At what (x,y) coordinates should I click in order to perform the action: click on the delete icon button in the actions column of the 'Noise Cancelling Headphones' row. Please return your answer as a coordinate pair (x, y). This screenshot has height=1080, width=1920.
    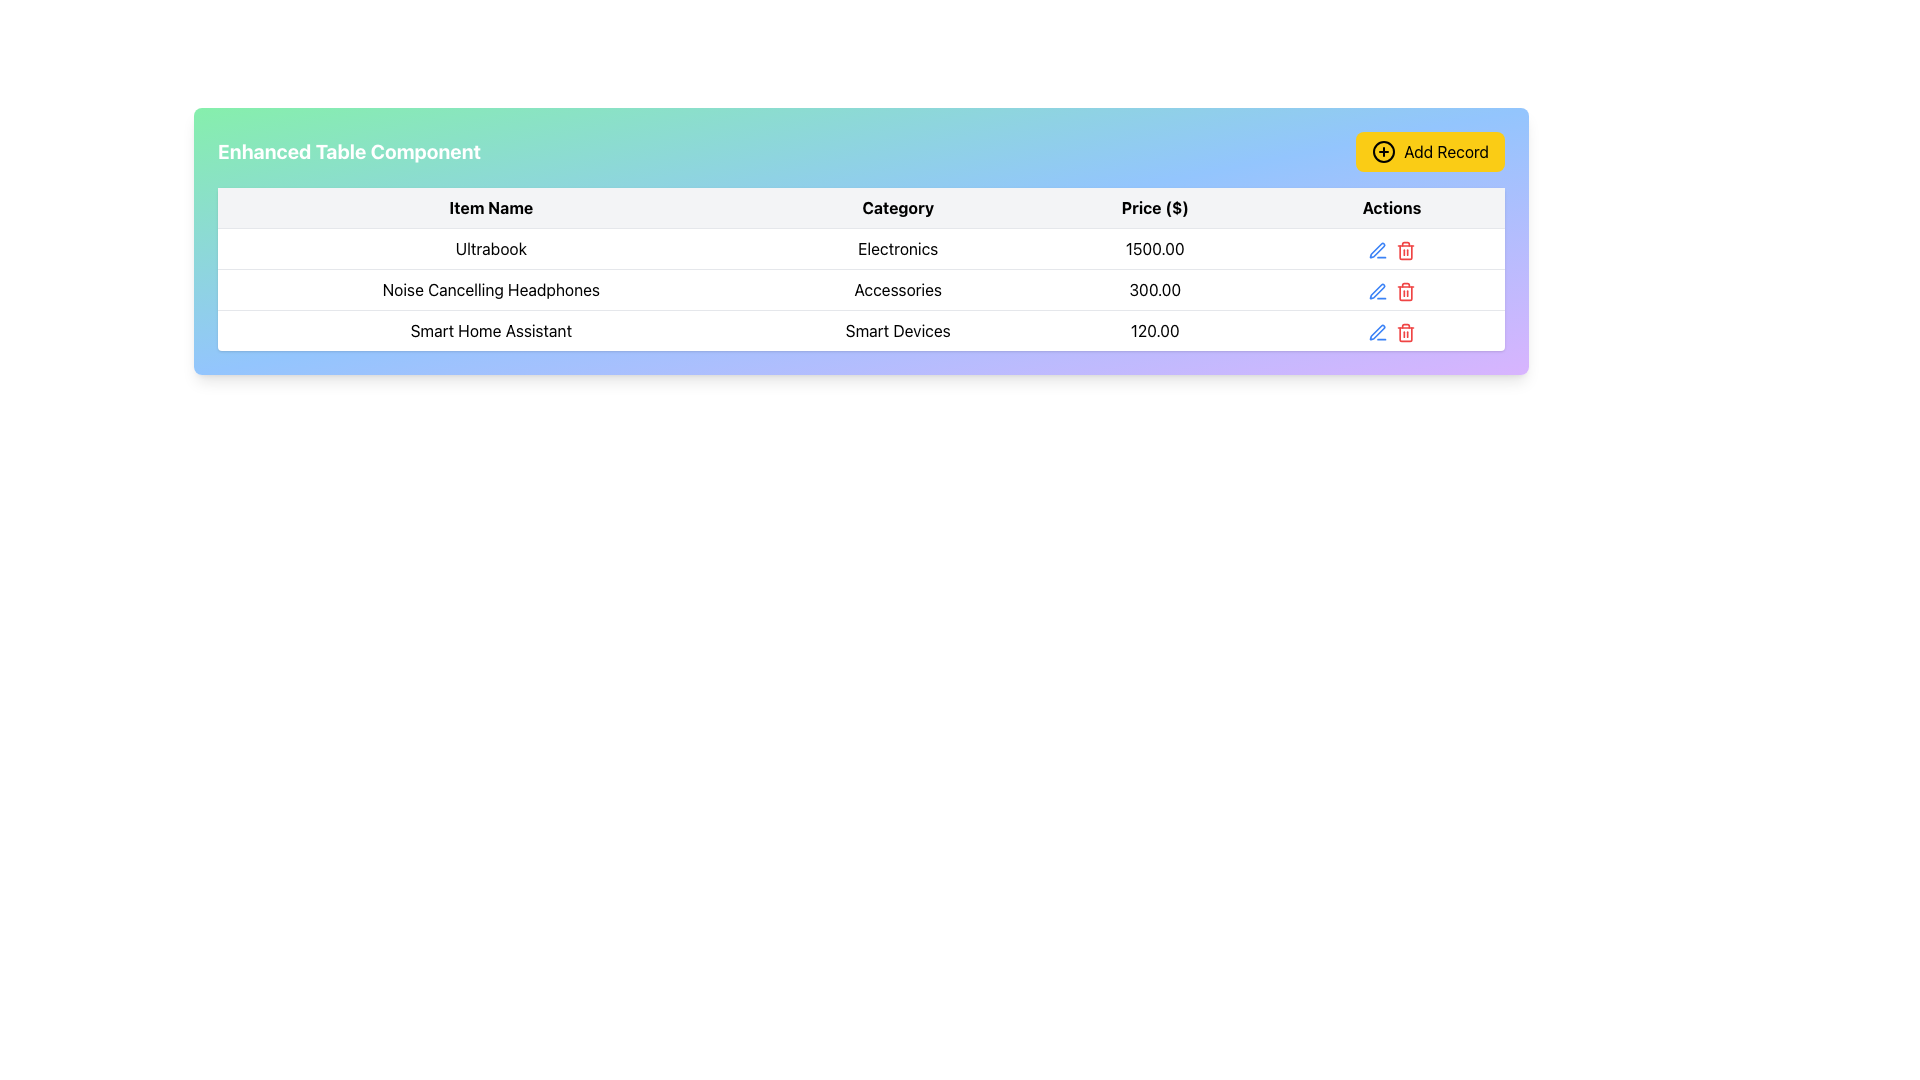
    Looking at the image, I should click on (1404, 291).